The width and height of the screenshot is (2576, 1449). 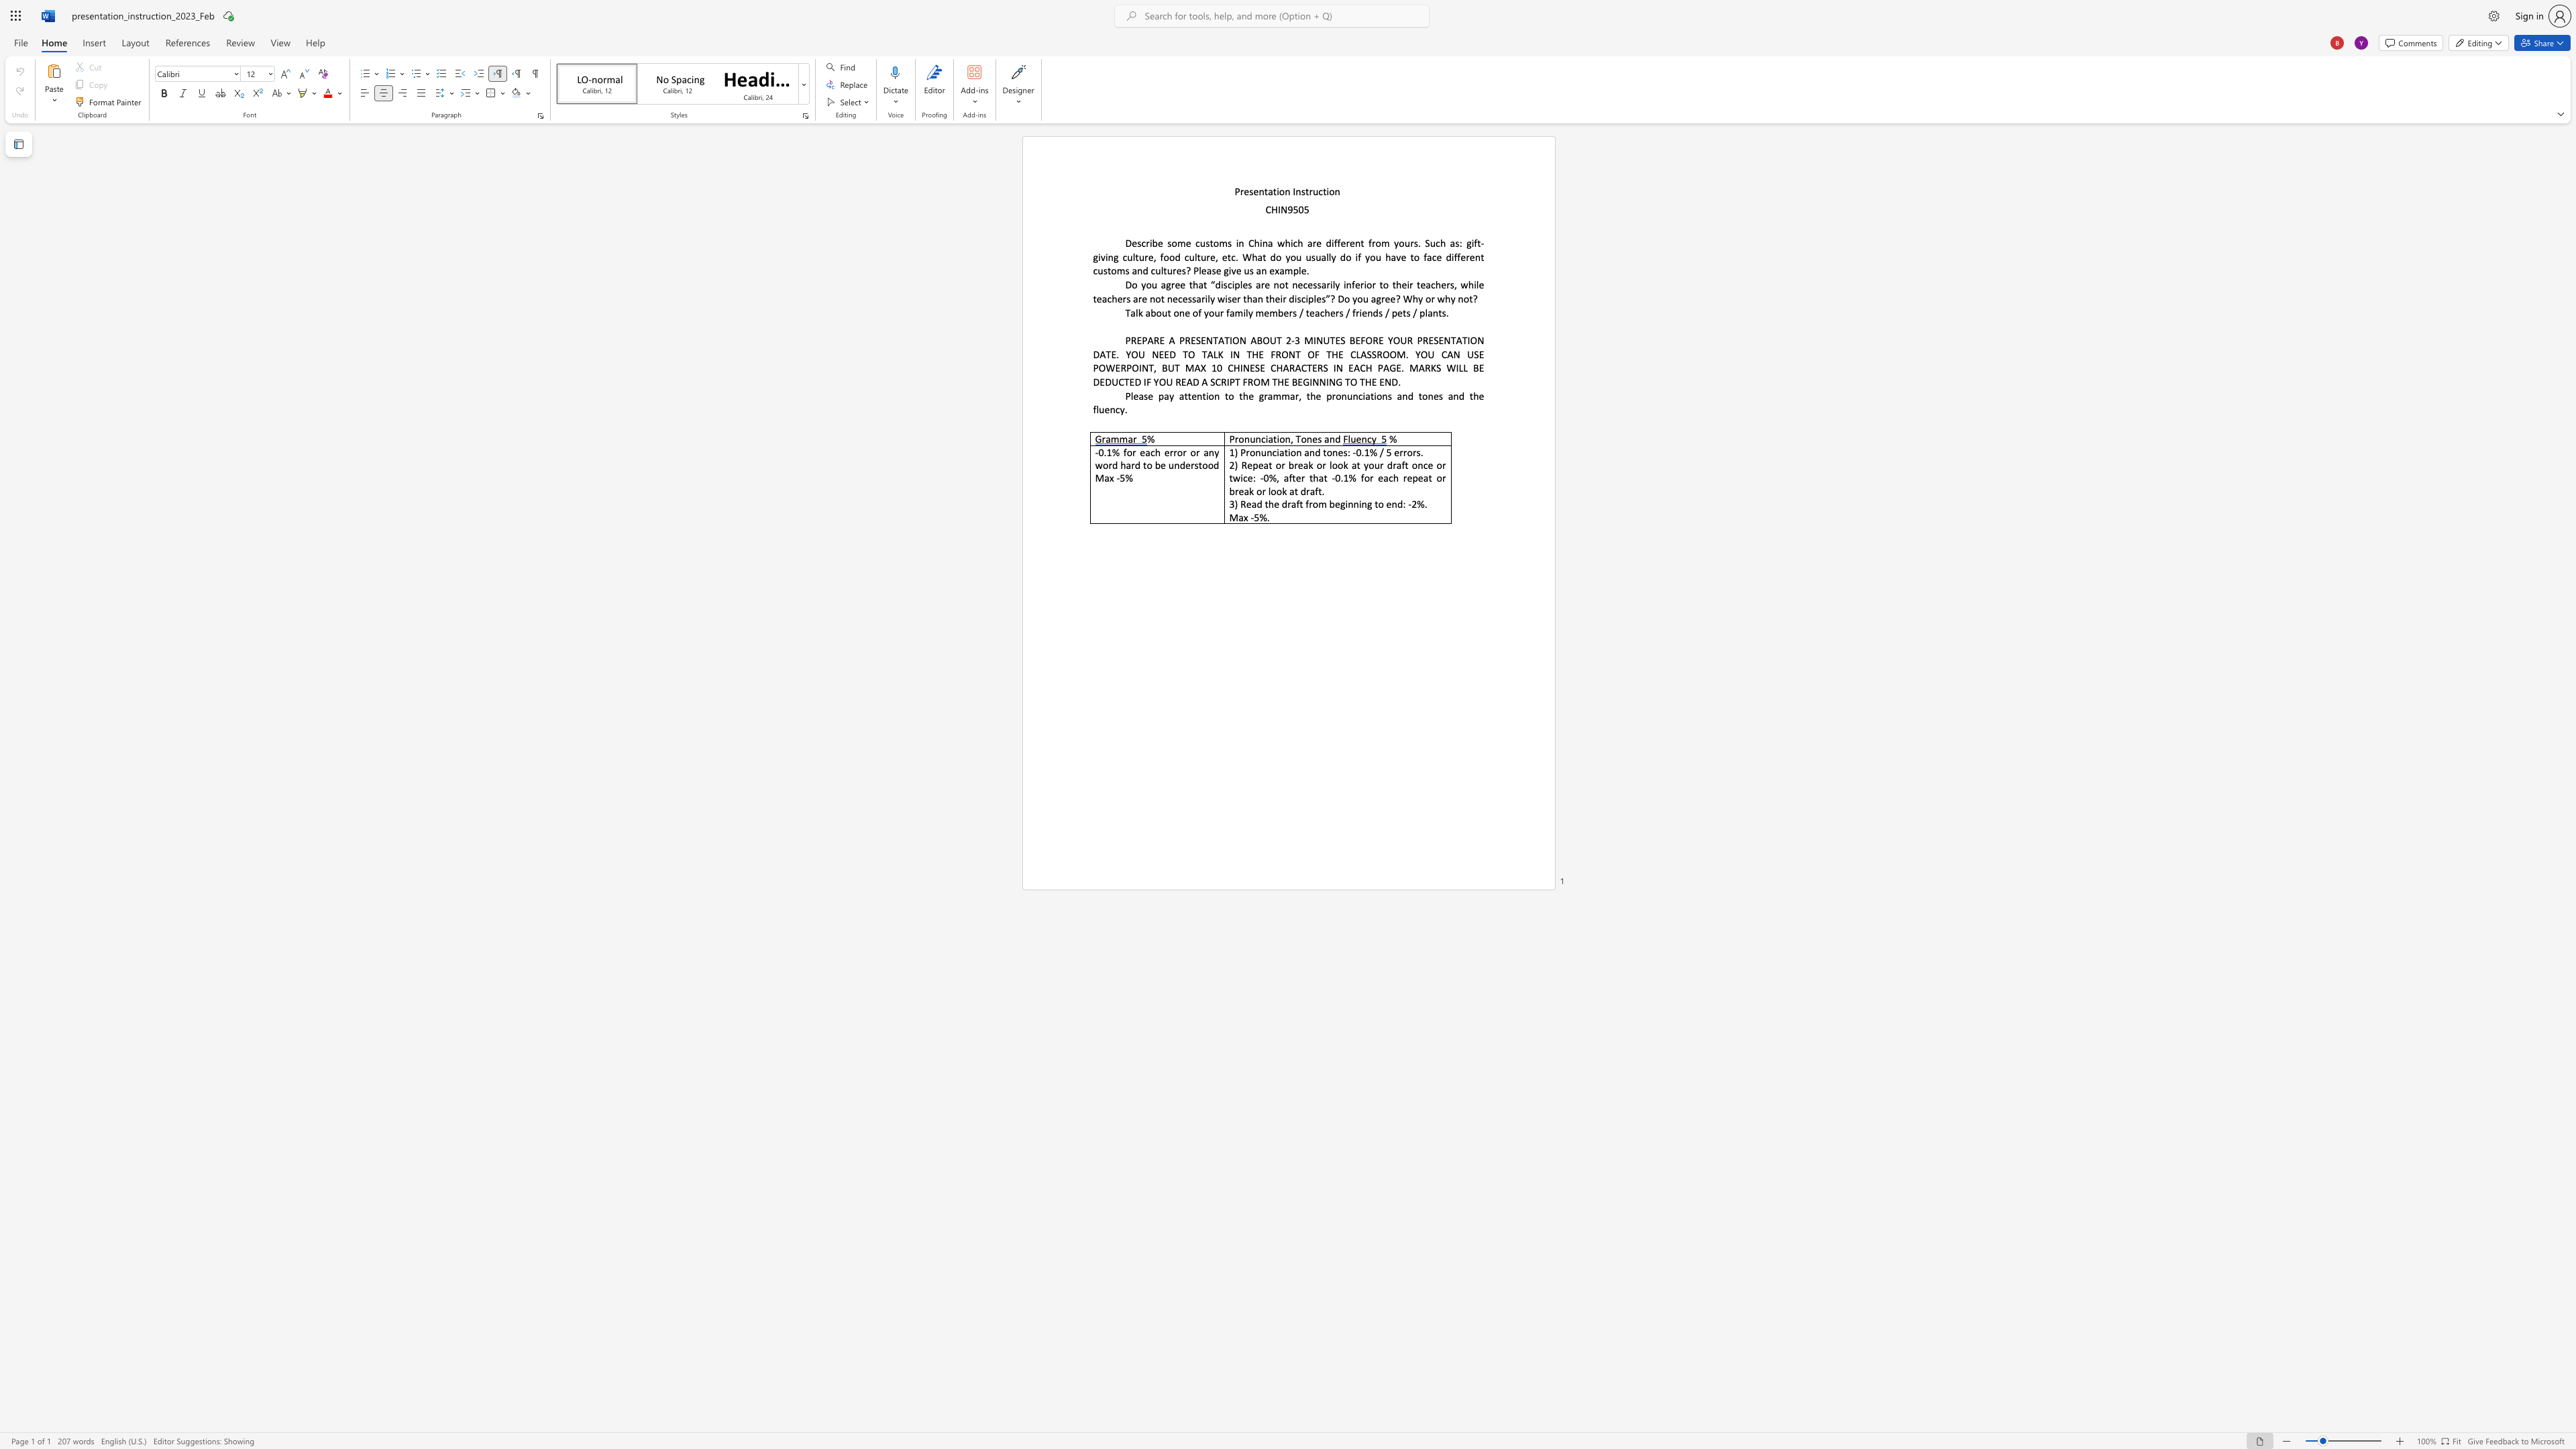 What do you see at coordinates (1277, 191) in the screenshot?
I see `the subset text "on Inst" within the text "Presentation Instruction"` at bounding box center [1277, 191].